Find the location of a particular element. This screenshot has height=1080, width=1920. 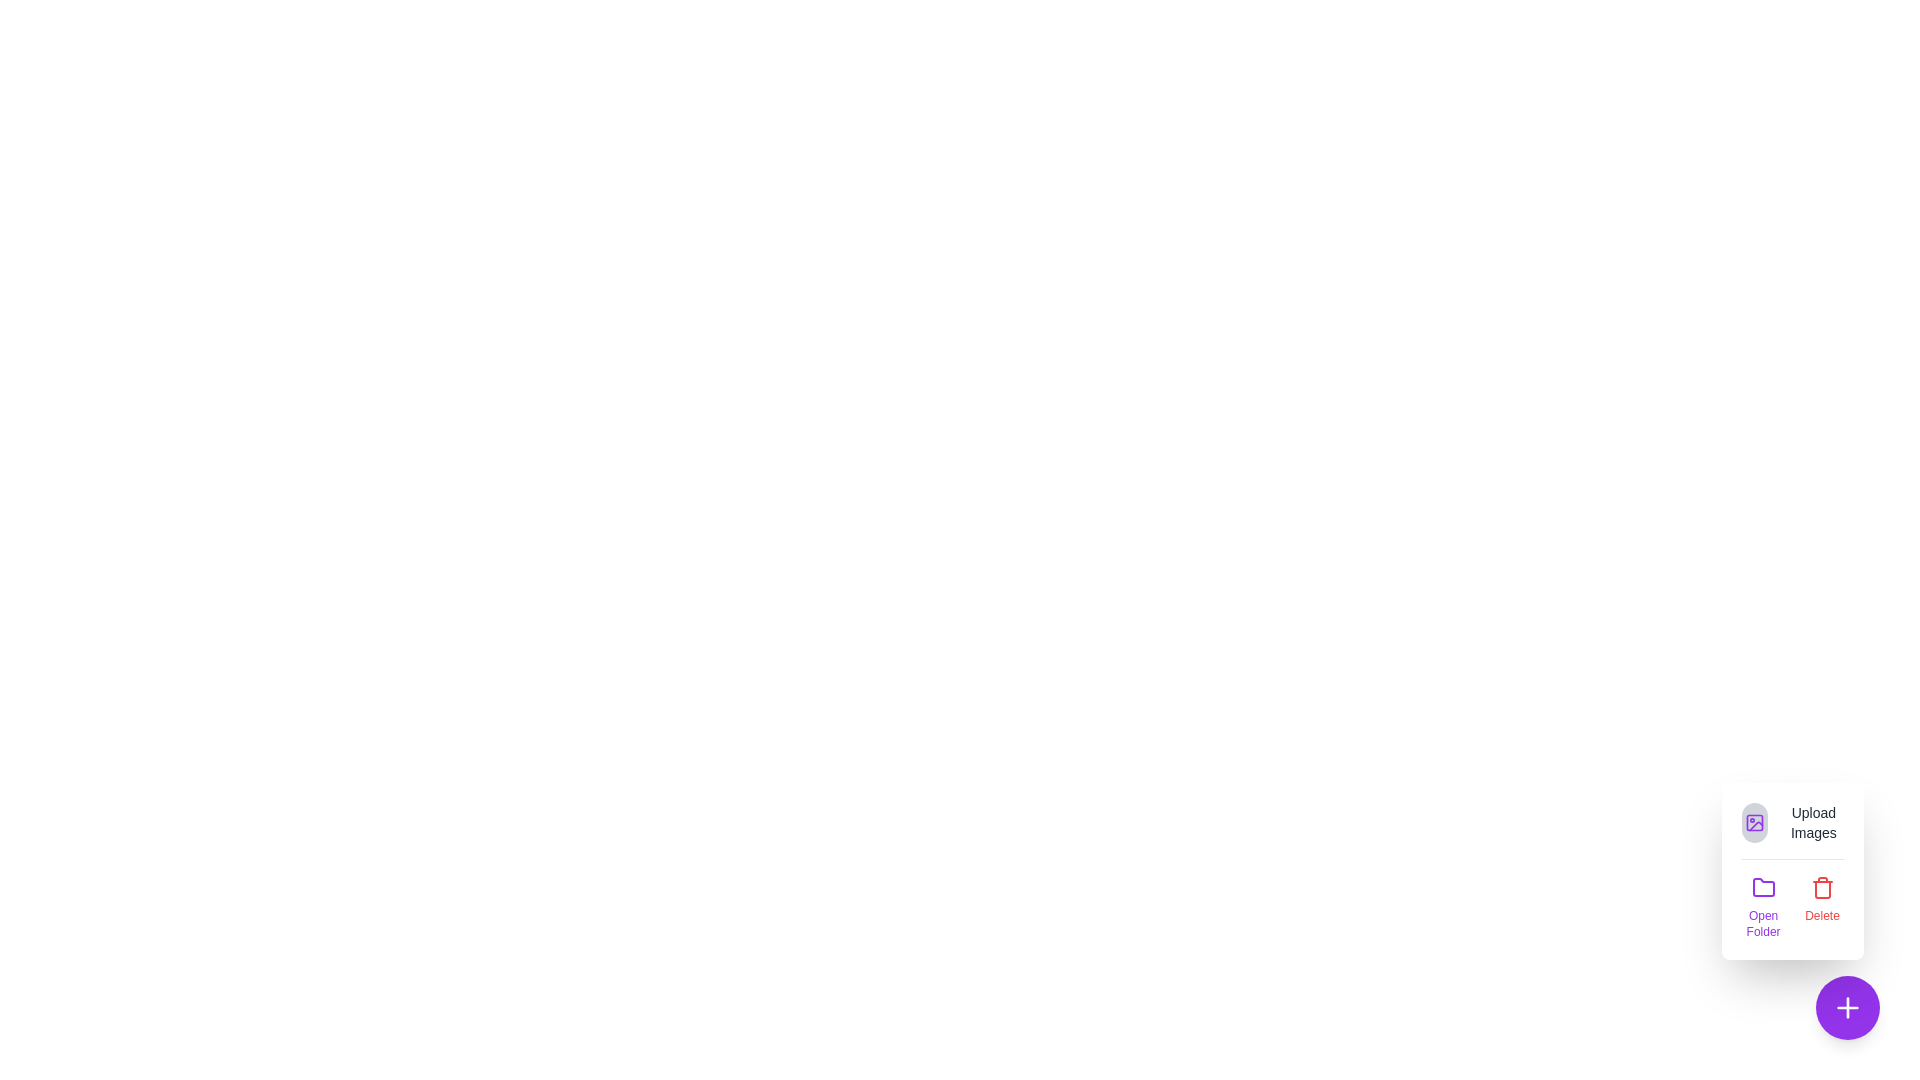

the circular action button with a light gray background and a purple photo frame icon is located at coordinates (1753, 822).